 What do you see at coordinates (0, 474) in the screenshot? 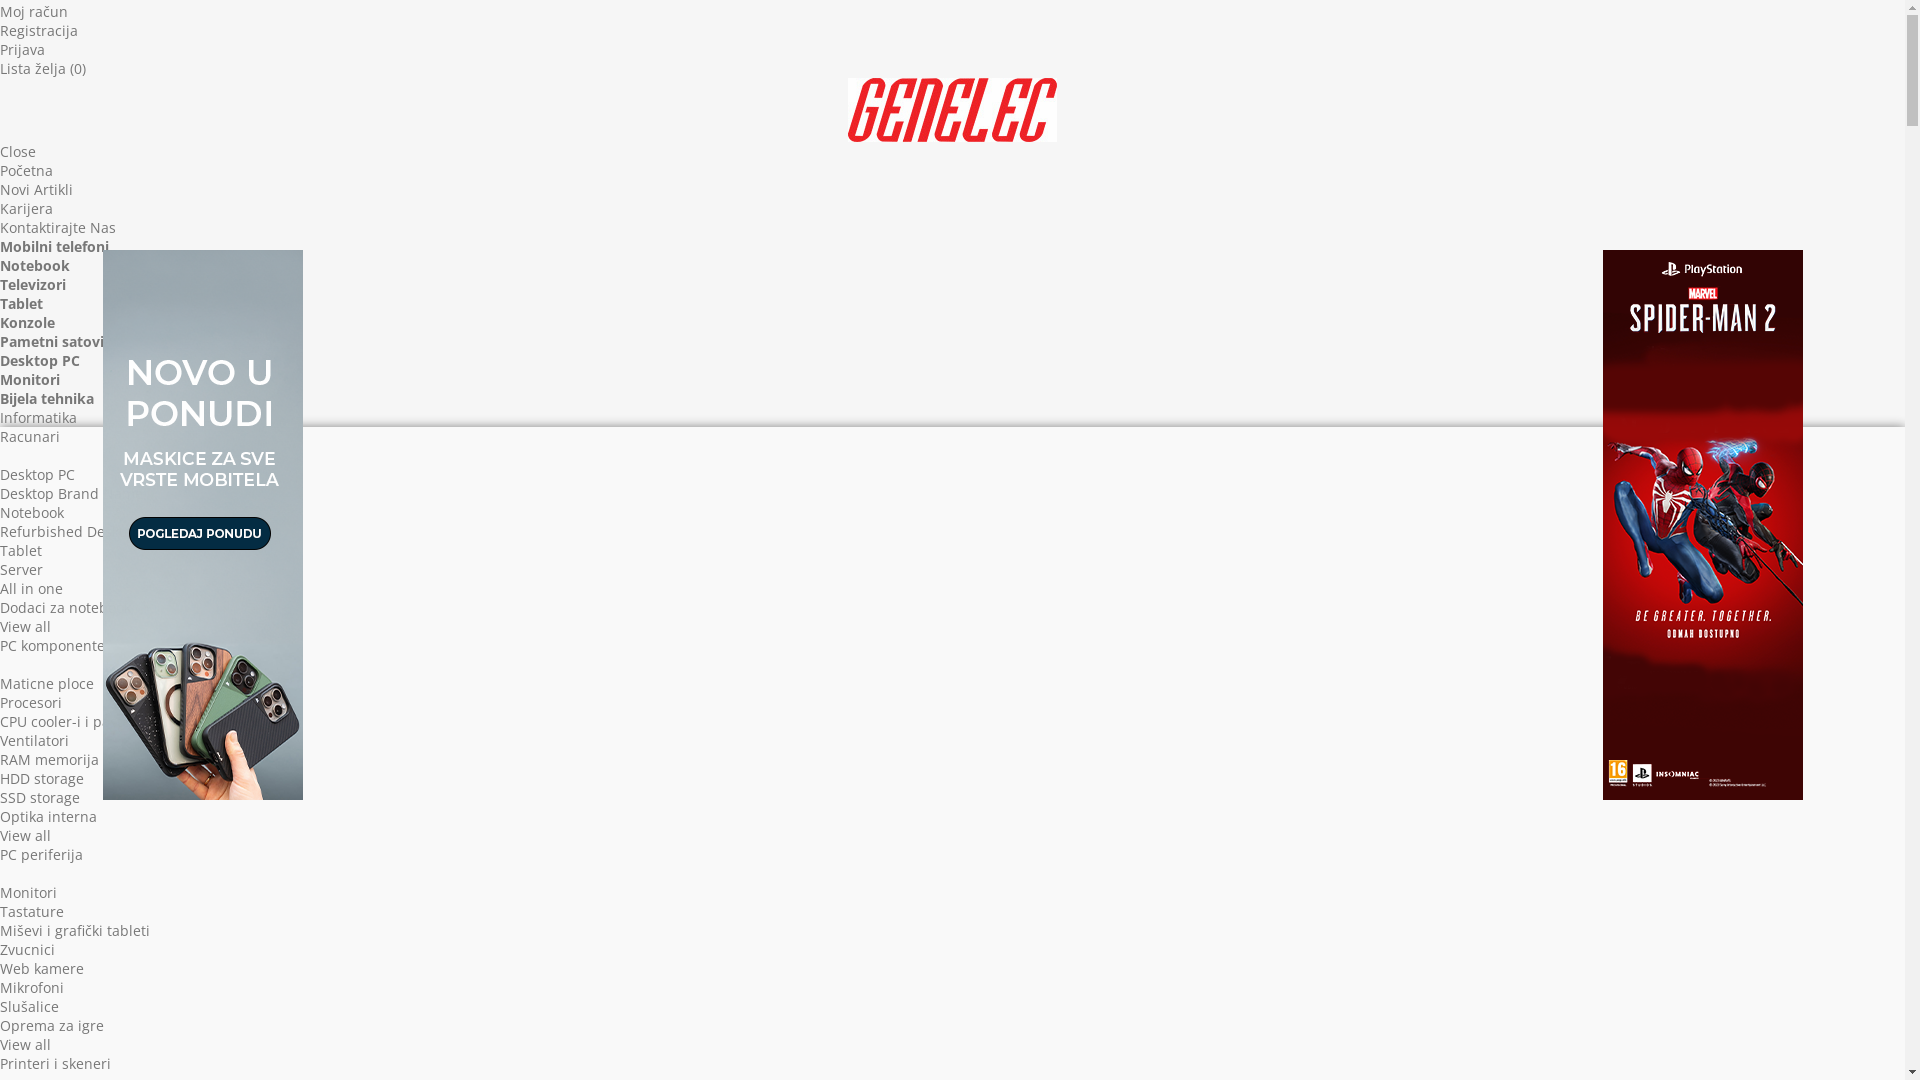
I see `'Desktop PC'` at bounding box center [0, 474].